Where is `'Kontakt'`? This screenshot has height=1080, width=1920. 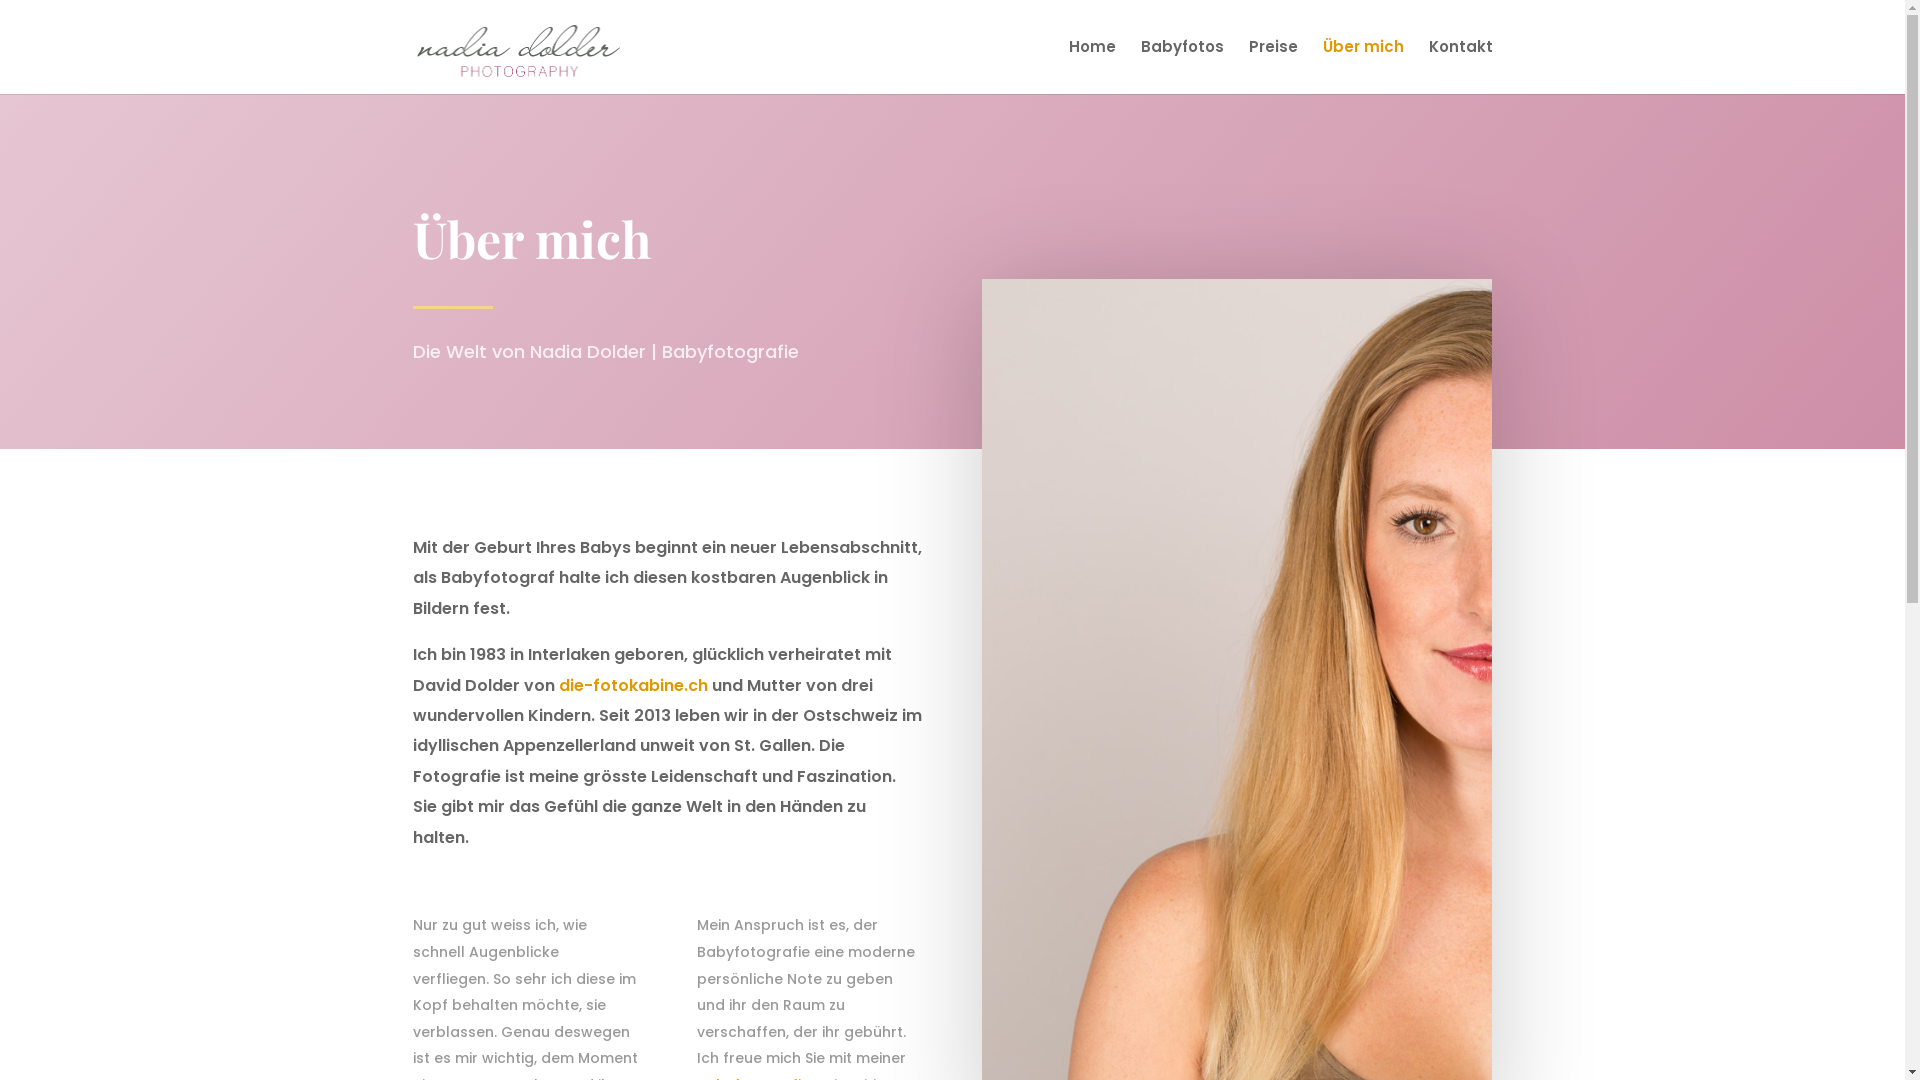 'Kontakt' is located at coordinates (1459, 65).